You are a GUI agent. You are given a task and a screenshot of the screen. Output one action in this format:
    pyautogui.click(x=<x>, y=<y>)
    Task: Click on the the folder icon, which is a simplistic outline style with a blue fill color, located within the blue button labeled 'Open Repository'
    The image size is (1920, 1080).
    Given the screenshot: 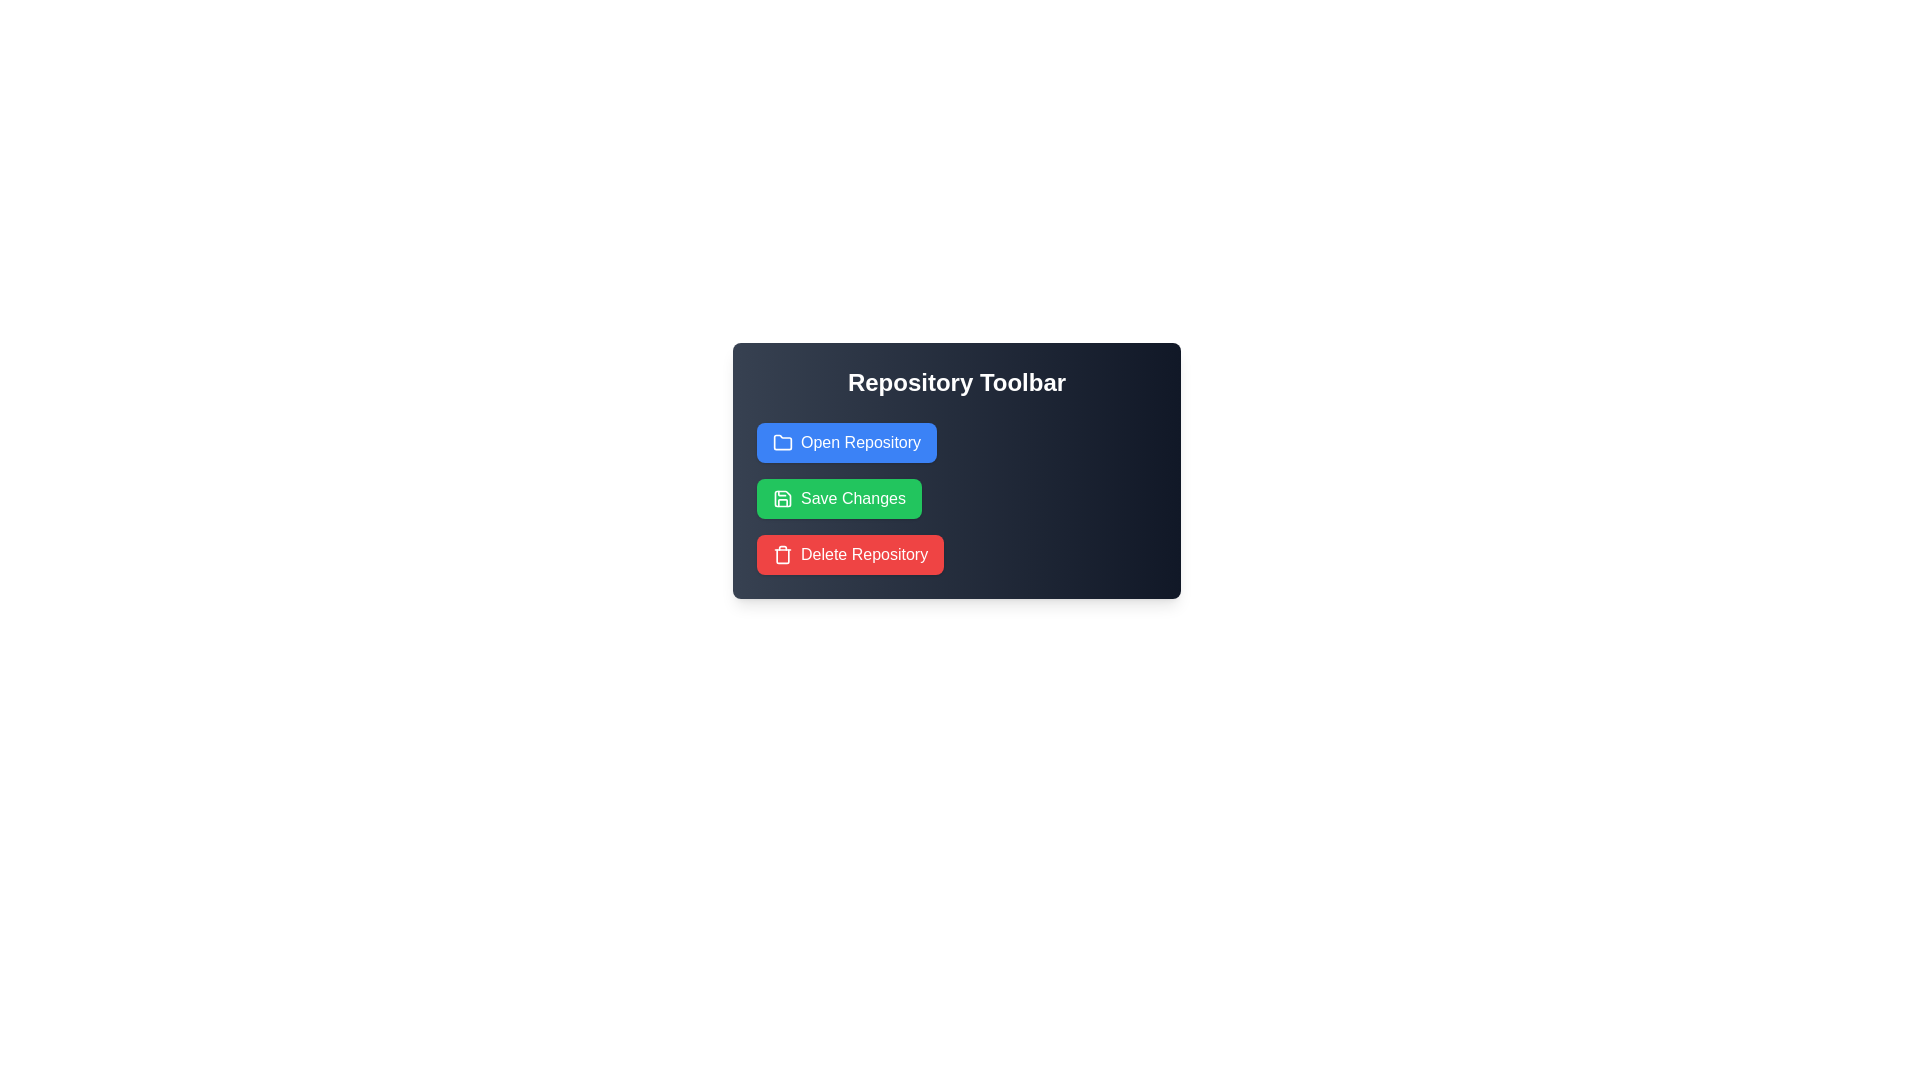 What is the action you would take?
    pyautogui.click(x=781, y=441)
    